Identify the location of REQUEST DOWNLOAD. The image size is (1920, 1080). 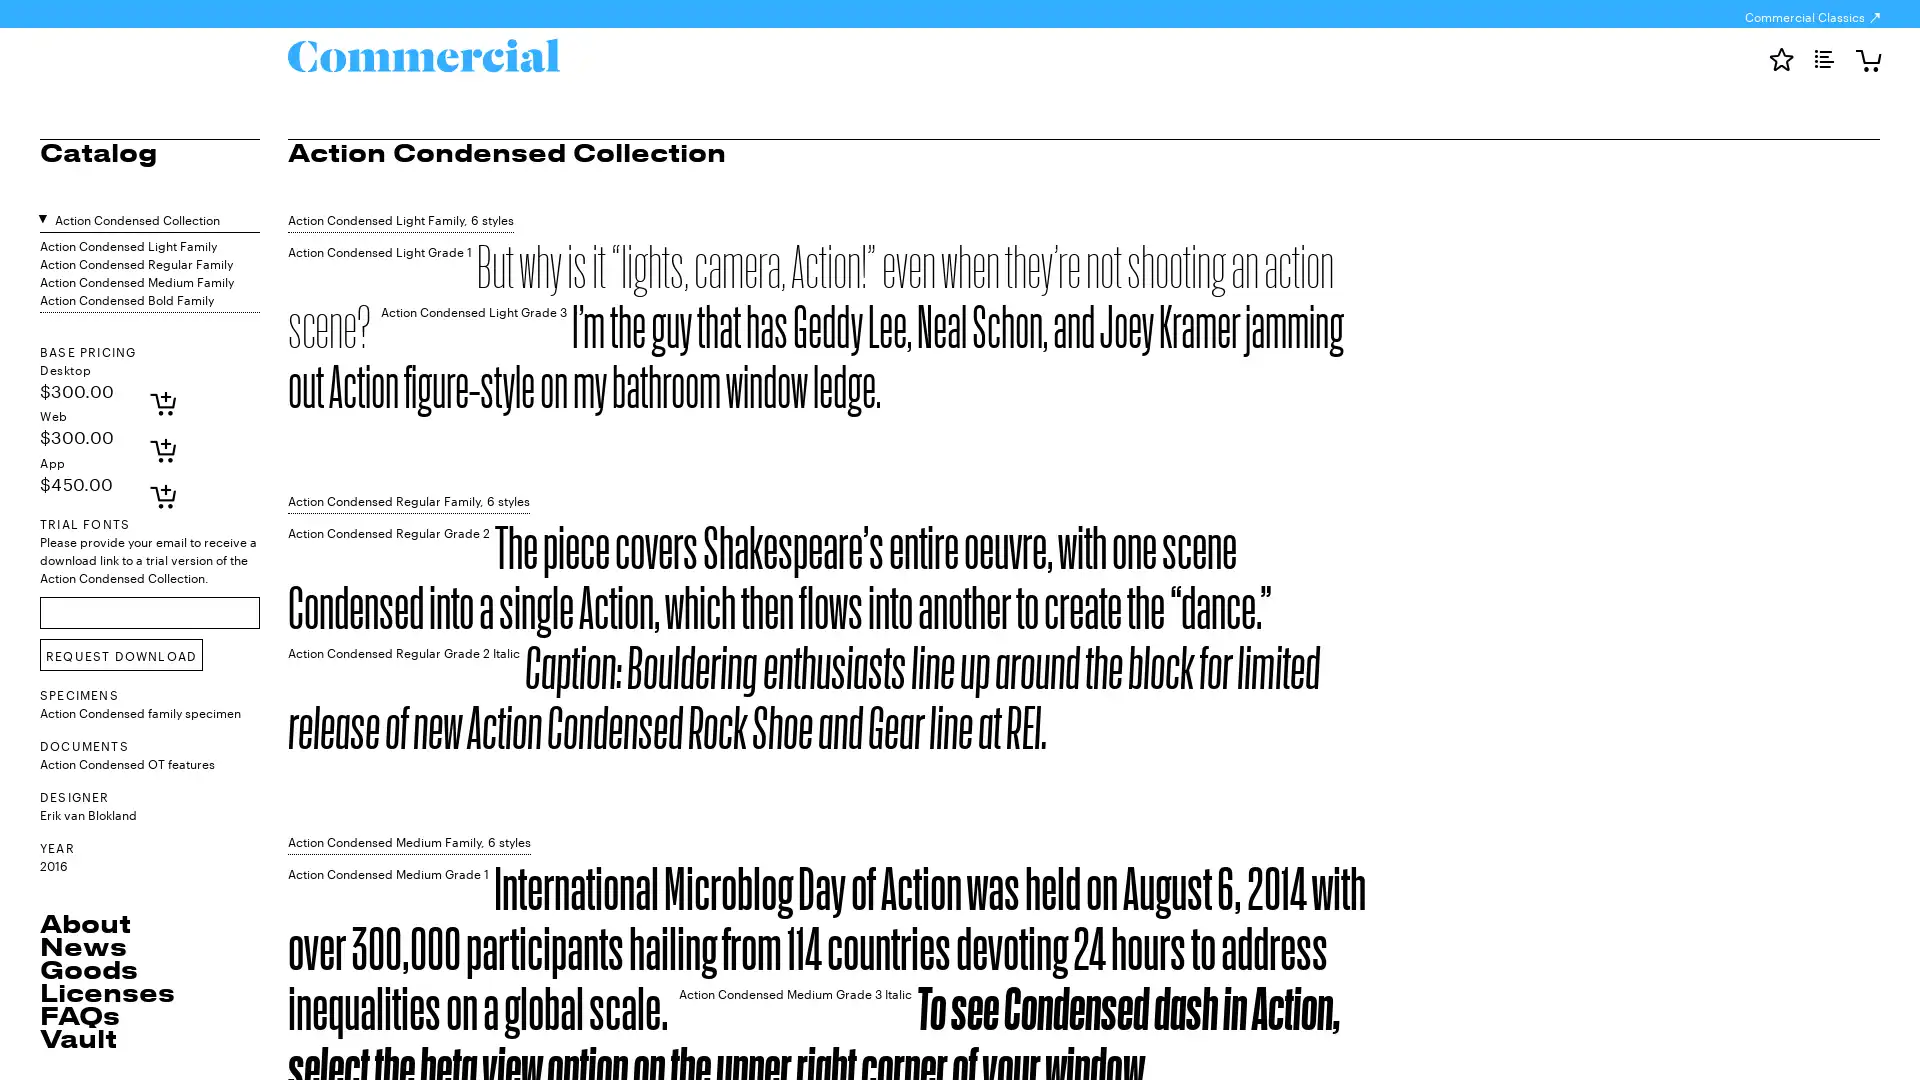
(120, 655).